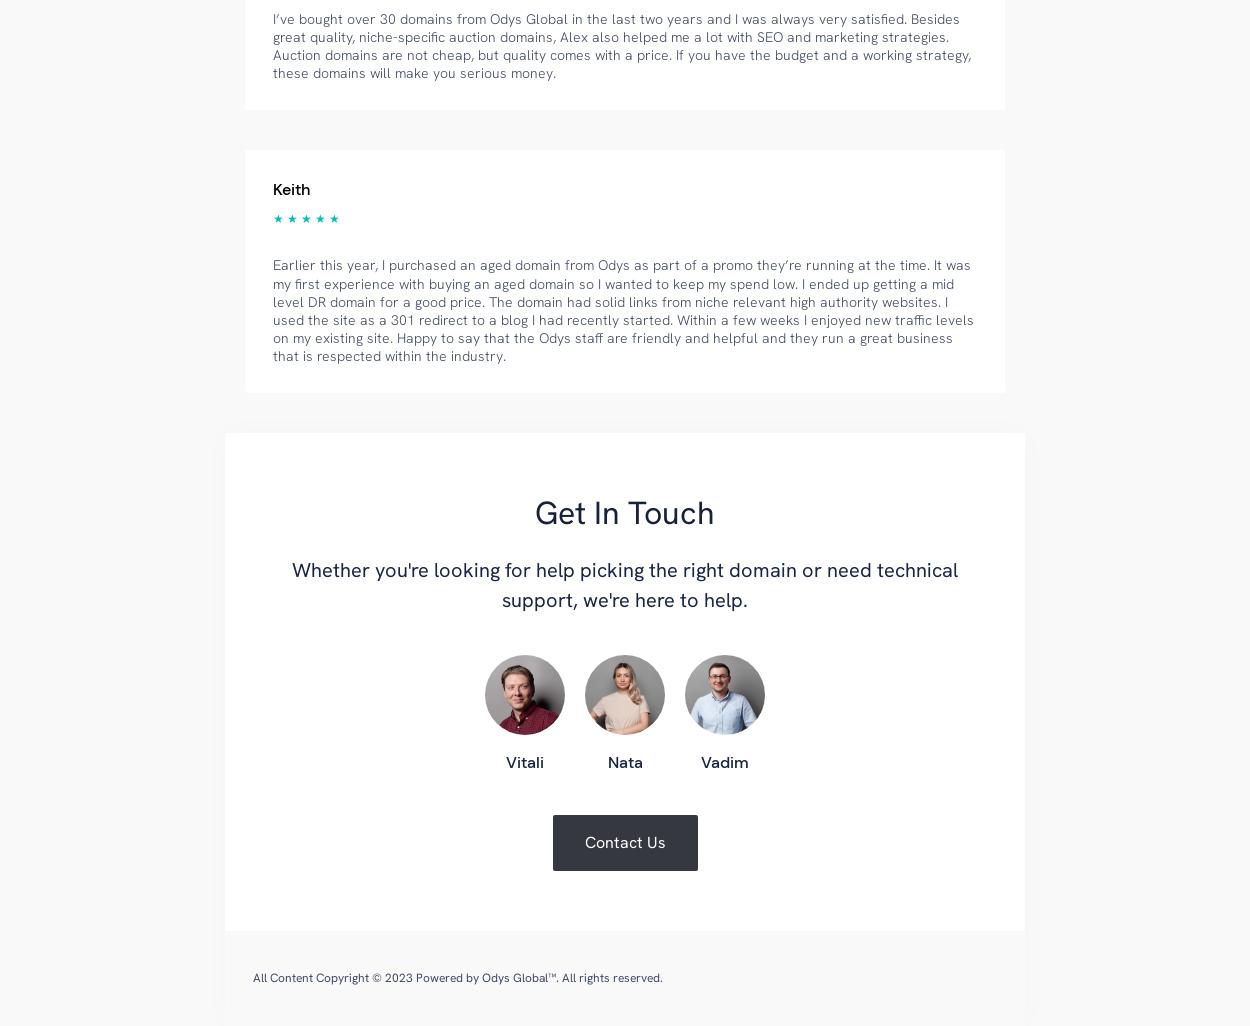 This screenshot has height=1026, width=1250. Describe the element at coordinates (506, 762) in the screenshot. I see `'Vitali'` at that location.